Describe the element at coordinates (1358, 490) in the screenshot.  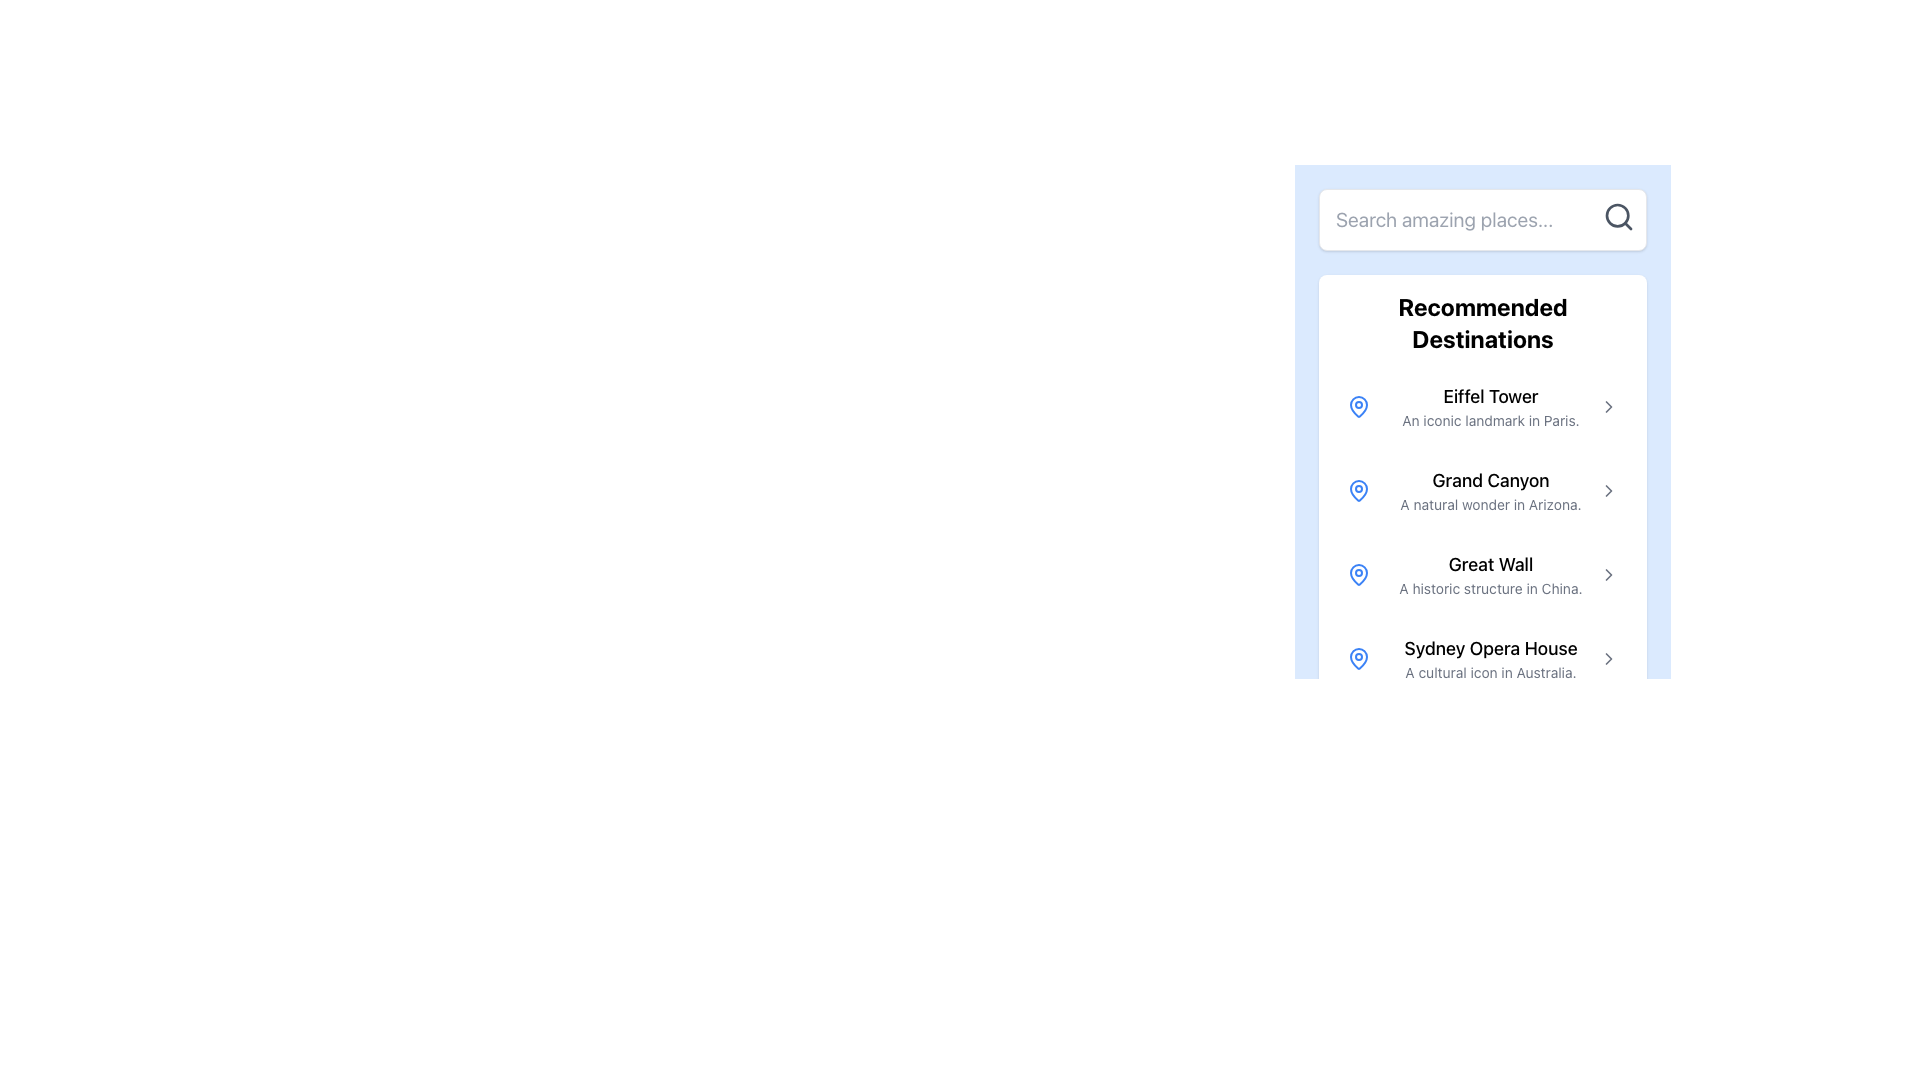
I see `the geographical icon located to the immediate left of the text block 'Grand Canyon - A natural wonder in Arizona.' in the second recommended destination entry of the list 'Recommended Destinations'` at that location.